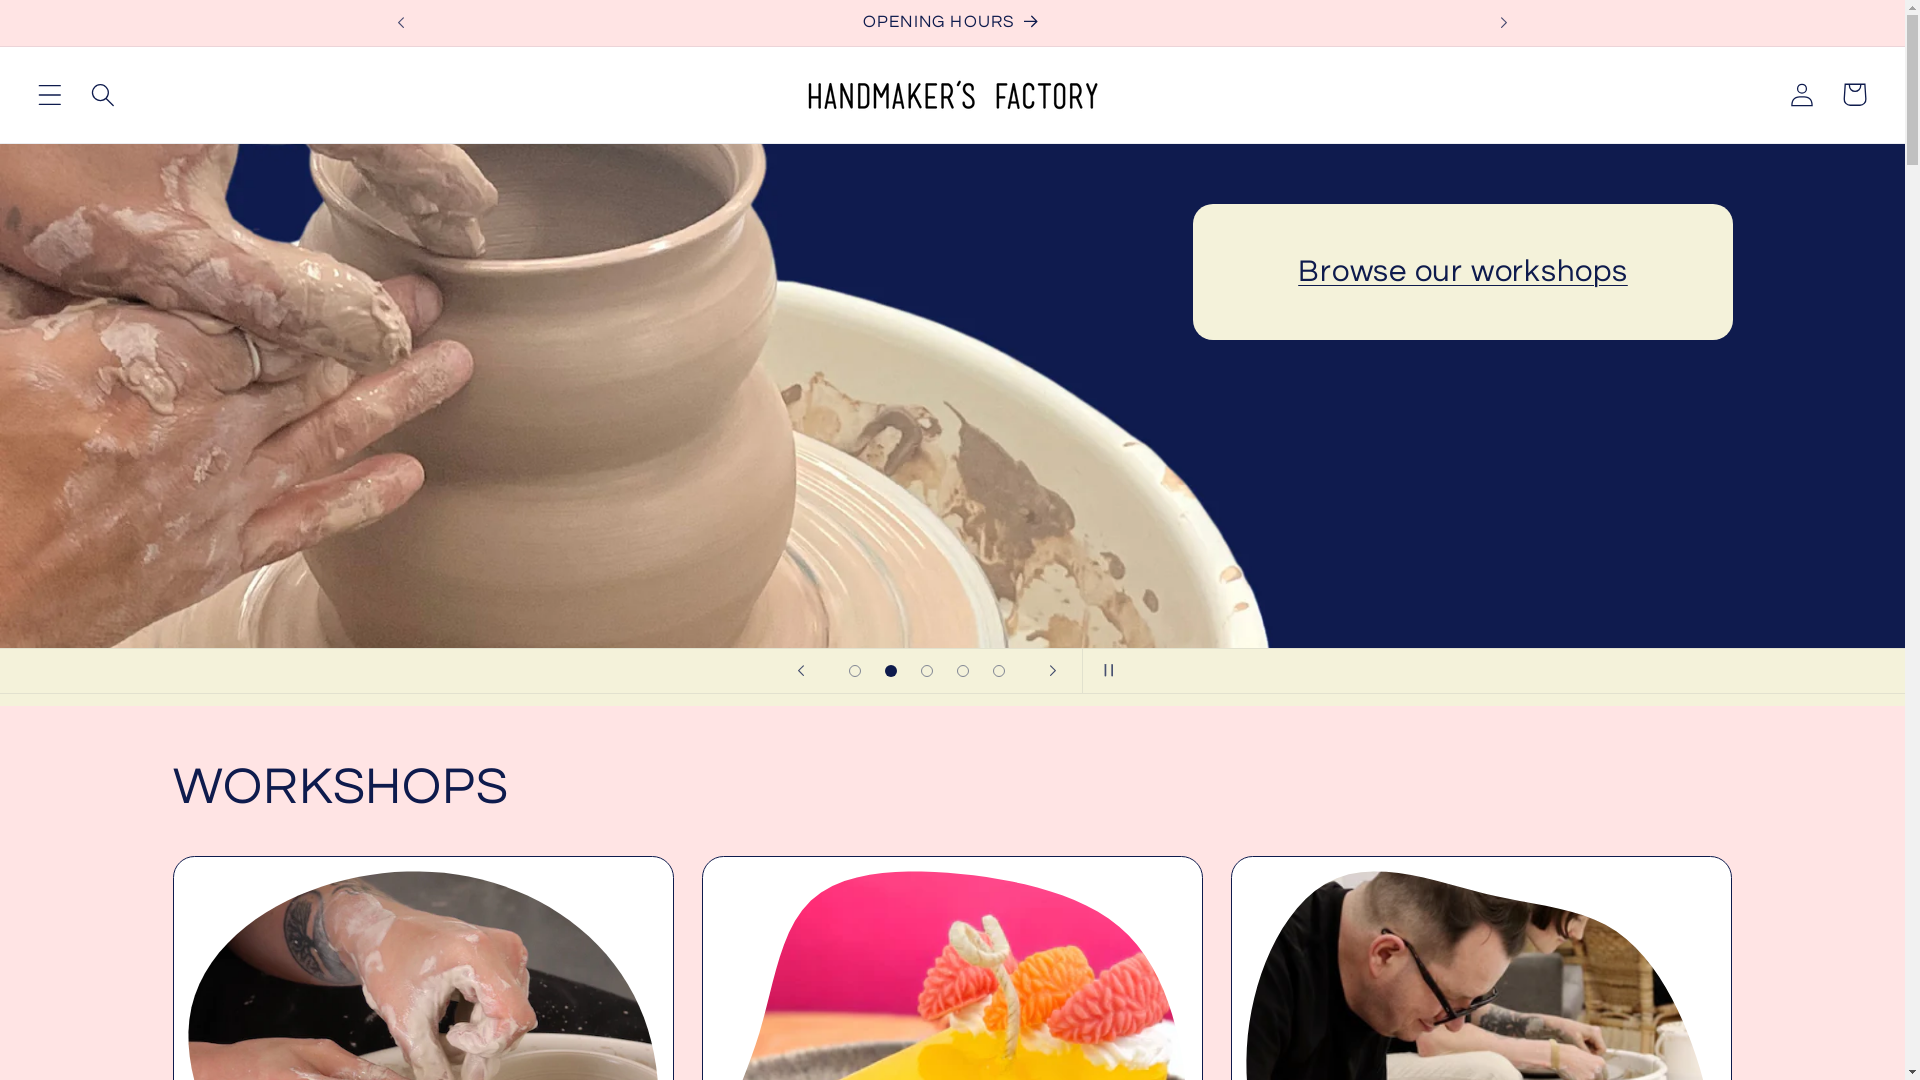 The image size is (1920, 1080). Describe the element at coordinates (1853, 94) in the screenshot. I see `'Cart'` at that location.